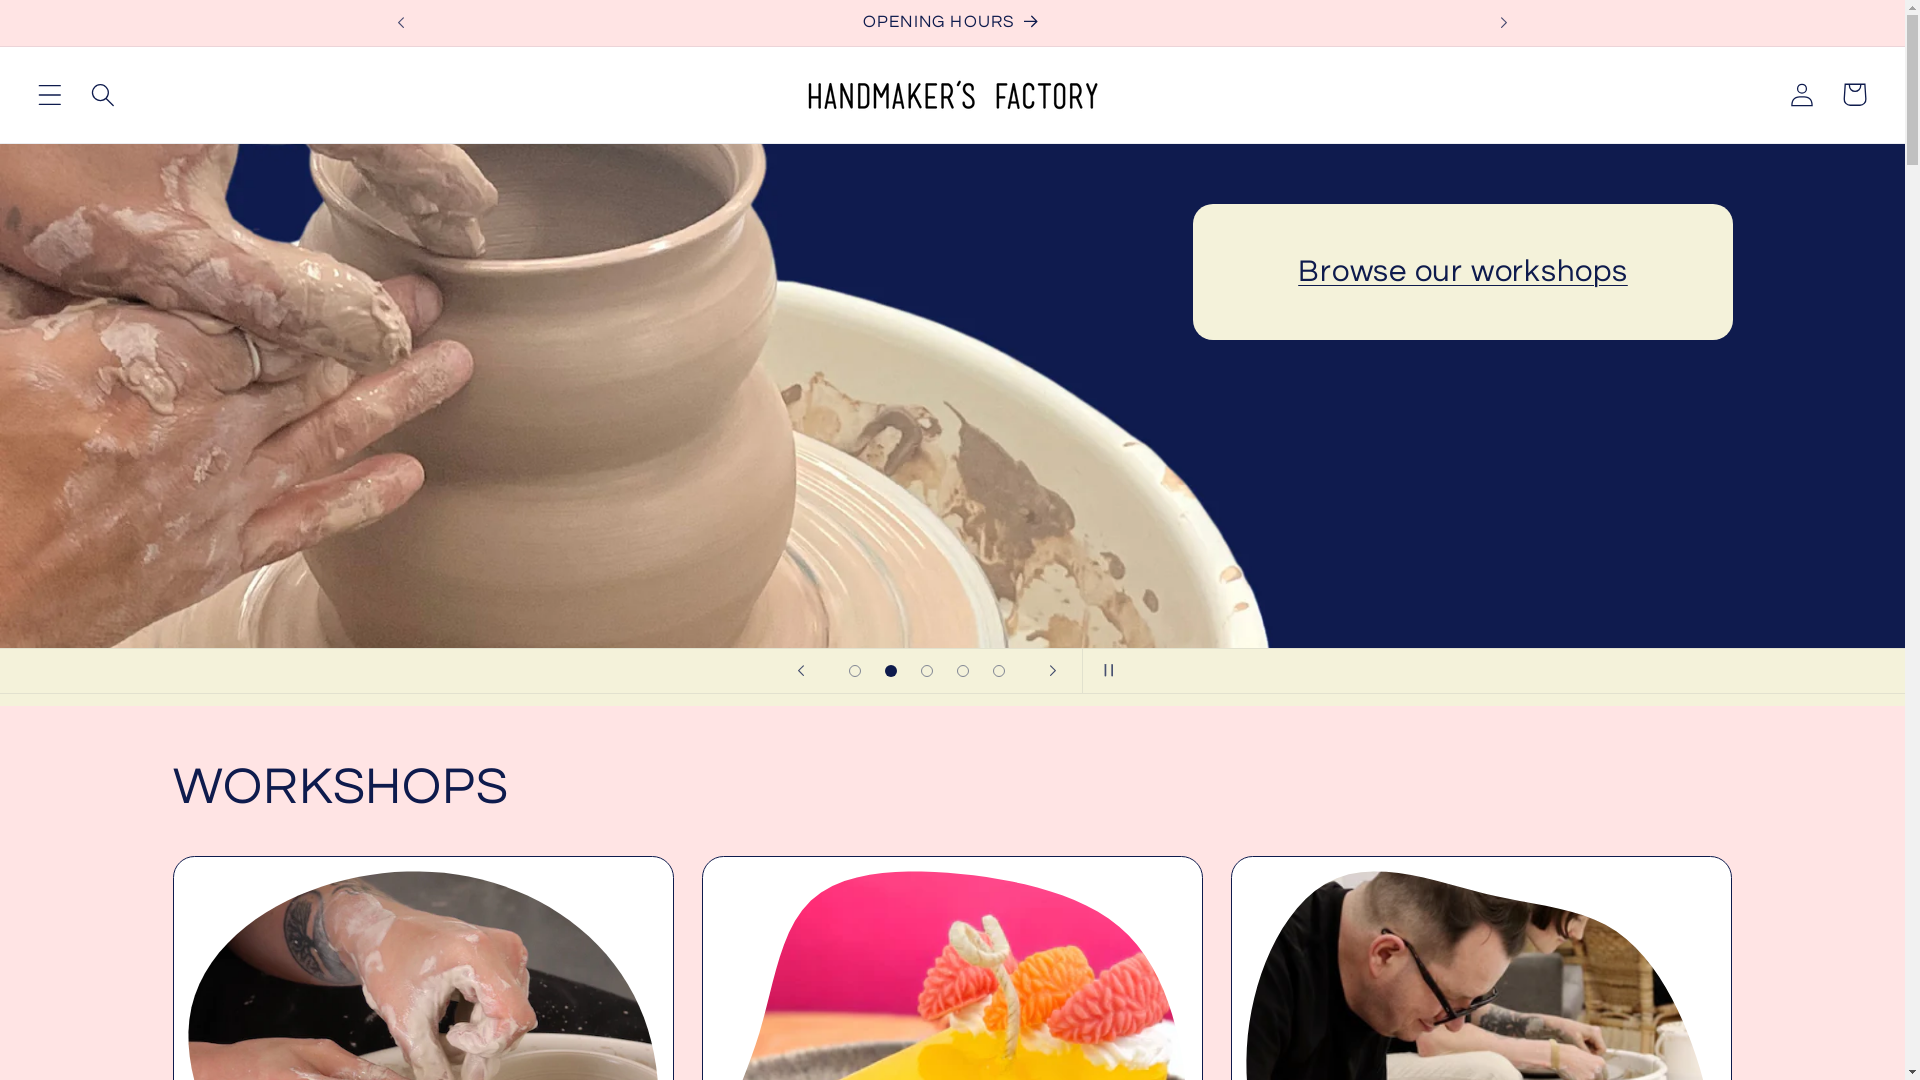 The image size is (1920, 1080). Describe the element at coordinates (1853, 94) in the screenshot. I see `'Cart'` at that location.